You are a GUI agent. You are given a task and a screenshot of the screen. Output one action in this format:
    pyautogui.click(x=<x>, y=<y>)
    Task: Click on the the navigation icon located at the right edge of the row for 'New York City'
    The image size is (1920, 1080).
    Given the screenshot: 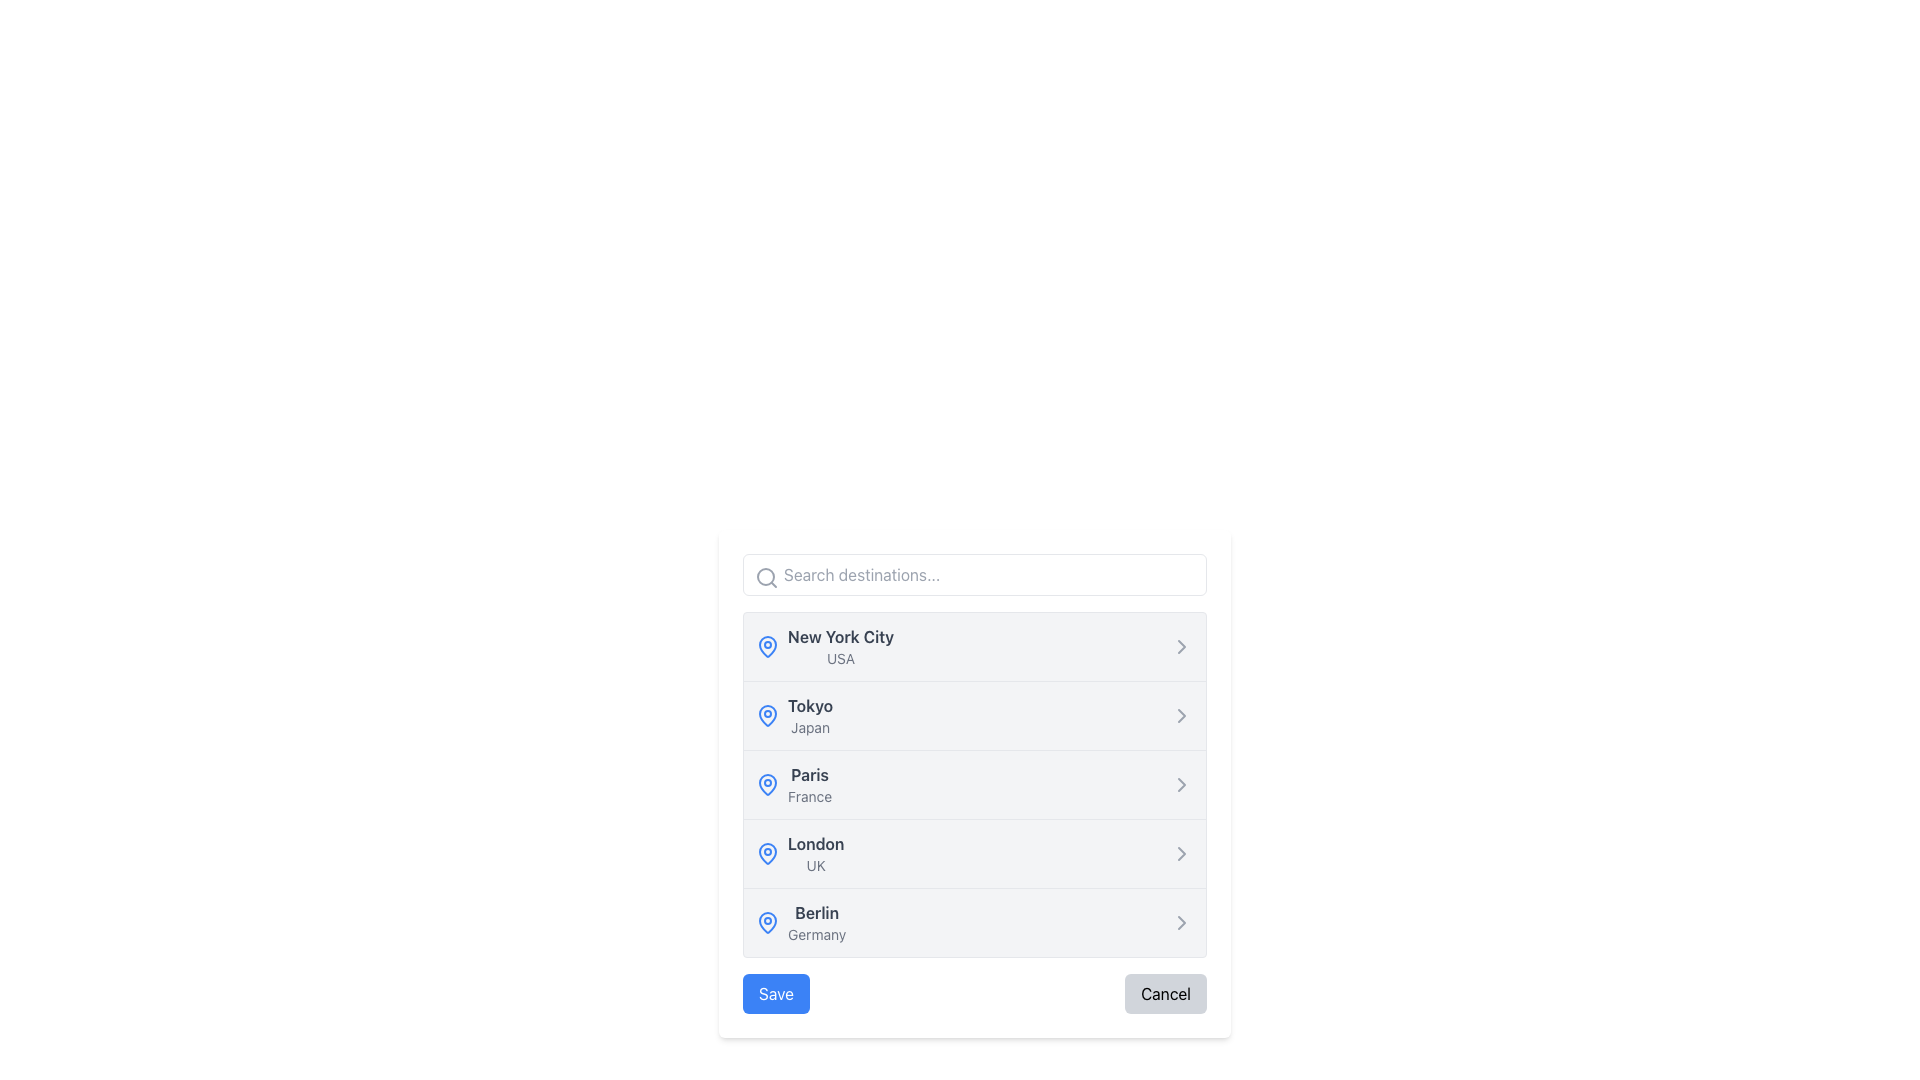 What is the action you would take?
    pyautogui.click(x=1181, y=647)
    